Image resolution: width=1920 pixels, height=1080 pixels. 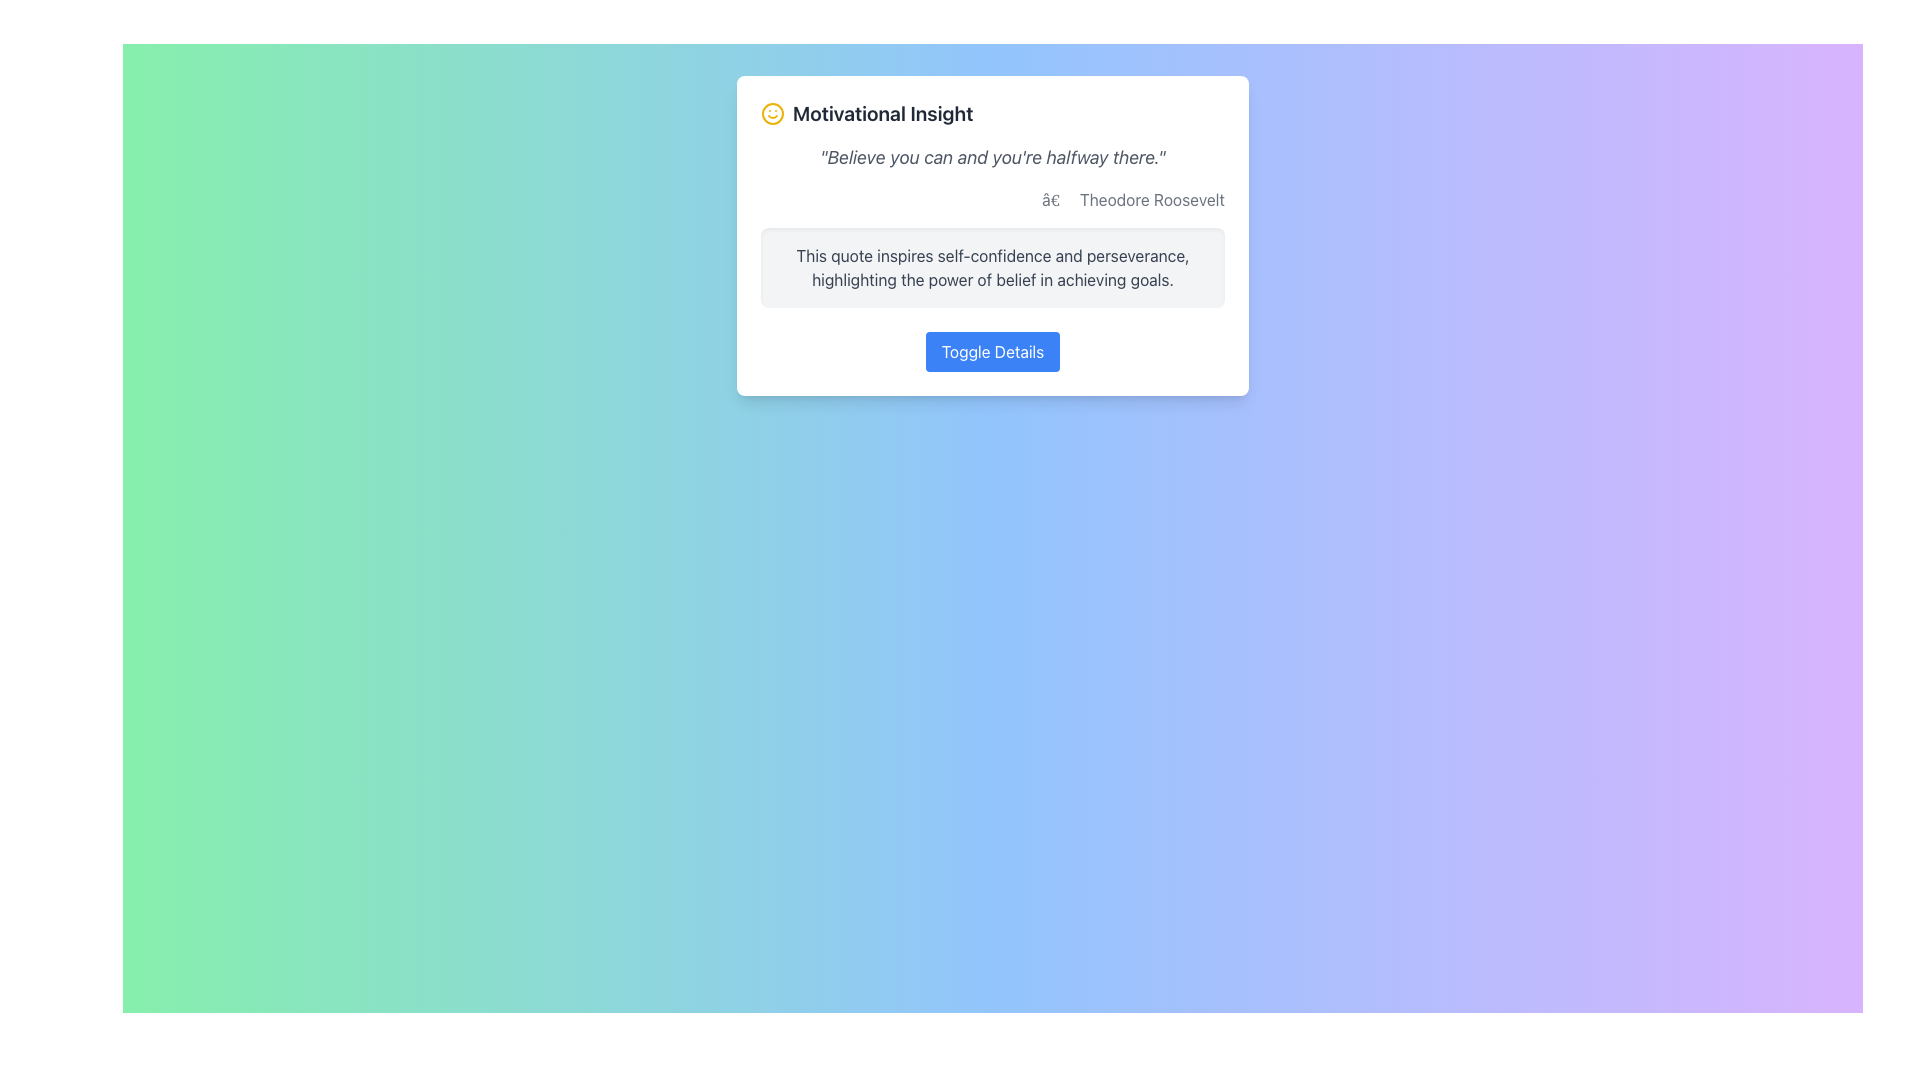 I want to click on the SVG Circle element with a yellow outline that is centrally placed within a smiling face icon on the Motivational Insight card, so click(x=771, y=114).